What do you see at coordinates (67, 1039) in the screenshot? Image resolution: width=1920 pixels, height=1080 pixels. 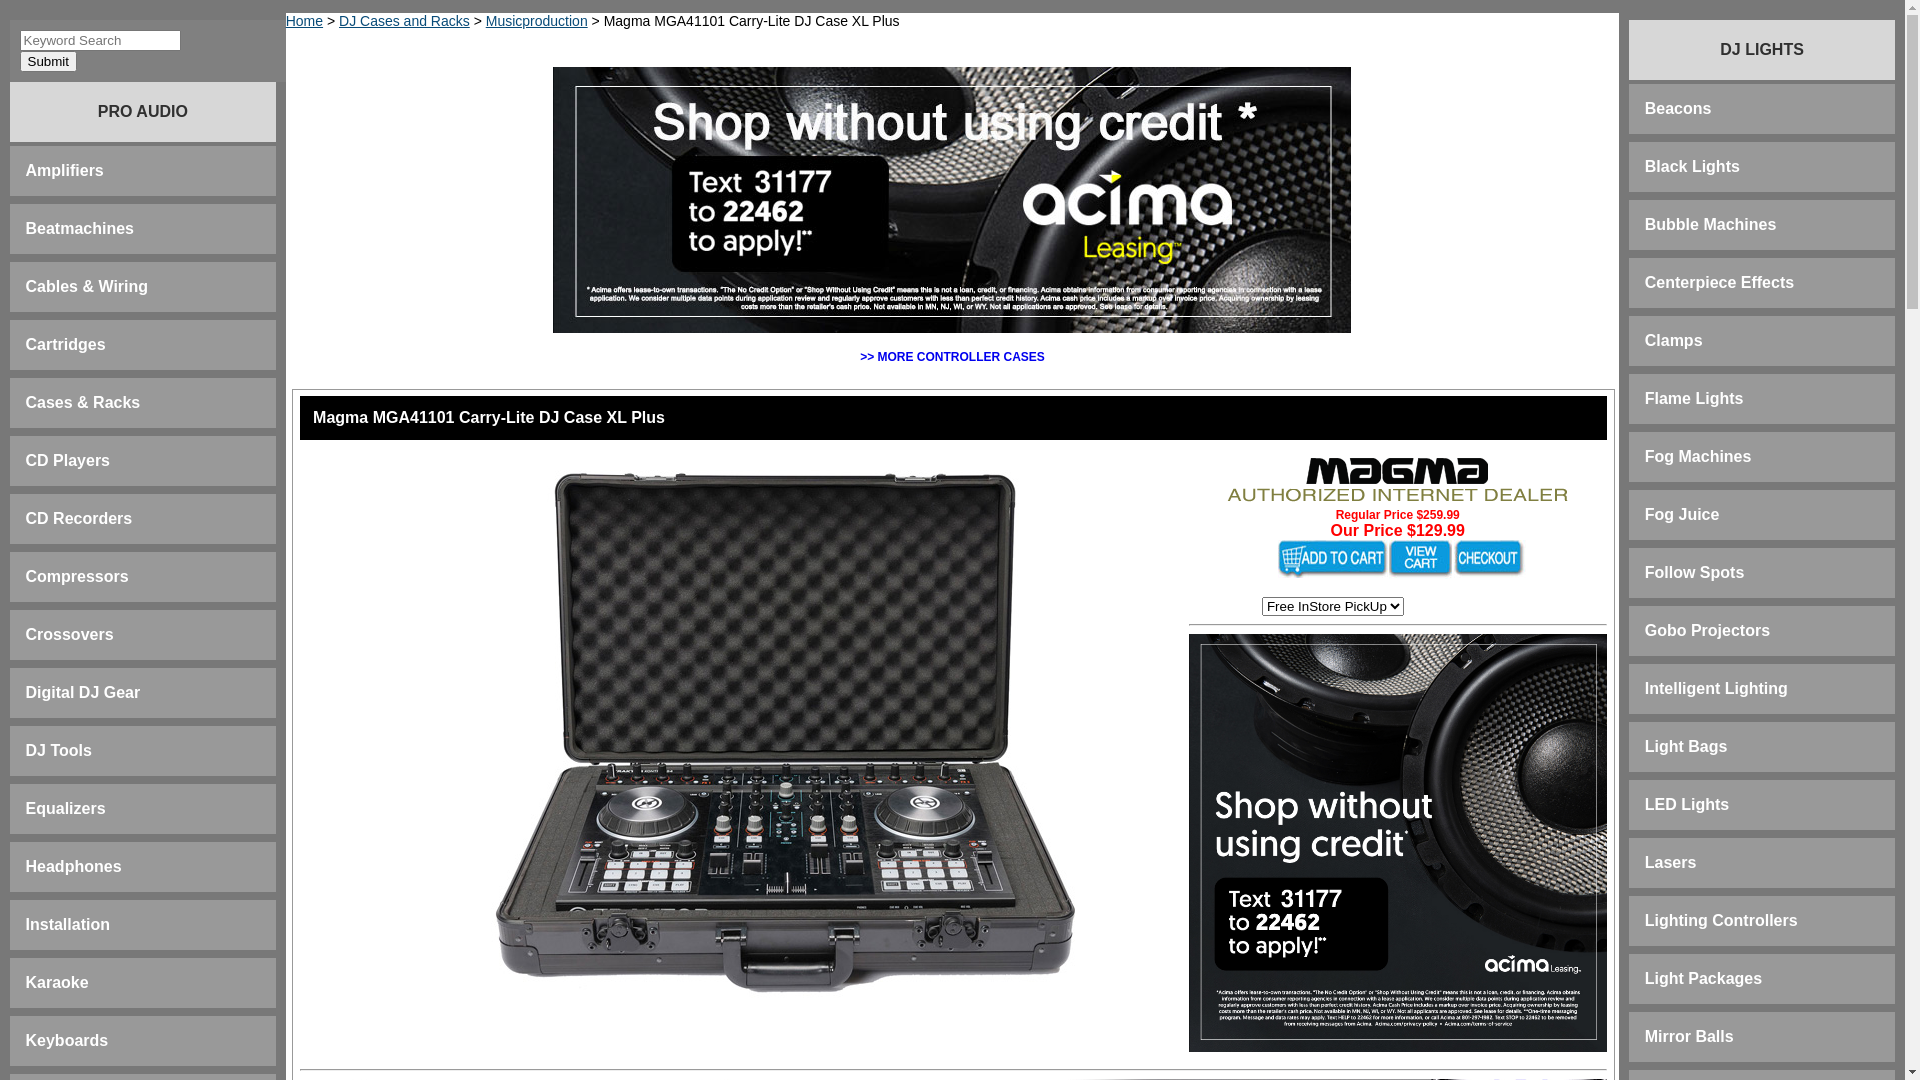 I see `'Keyboards'` at bounding box center [67, 1039].